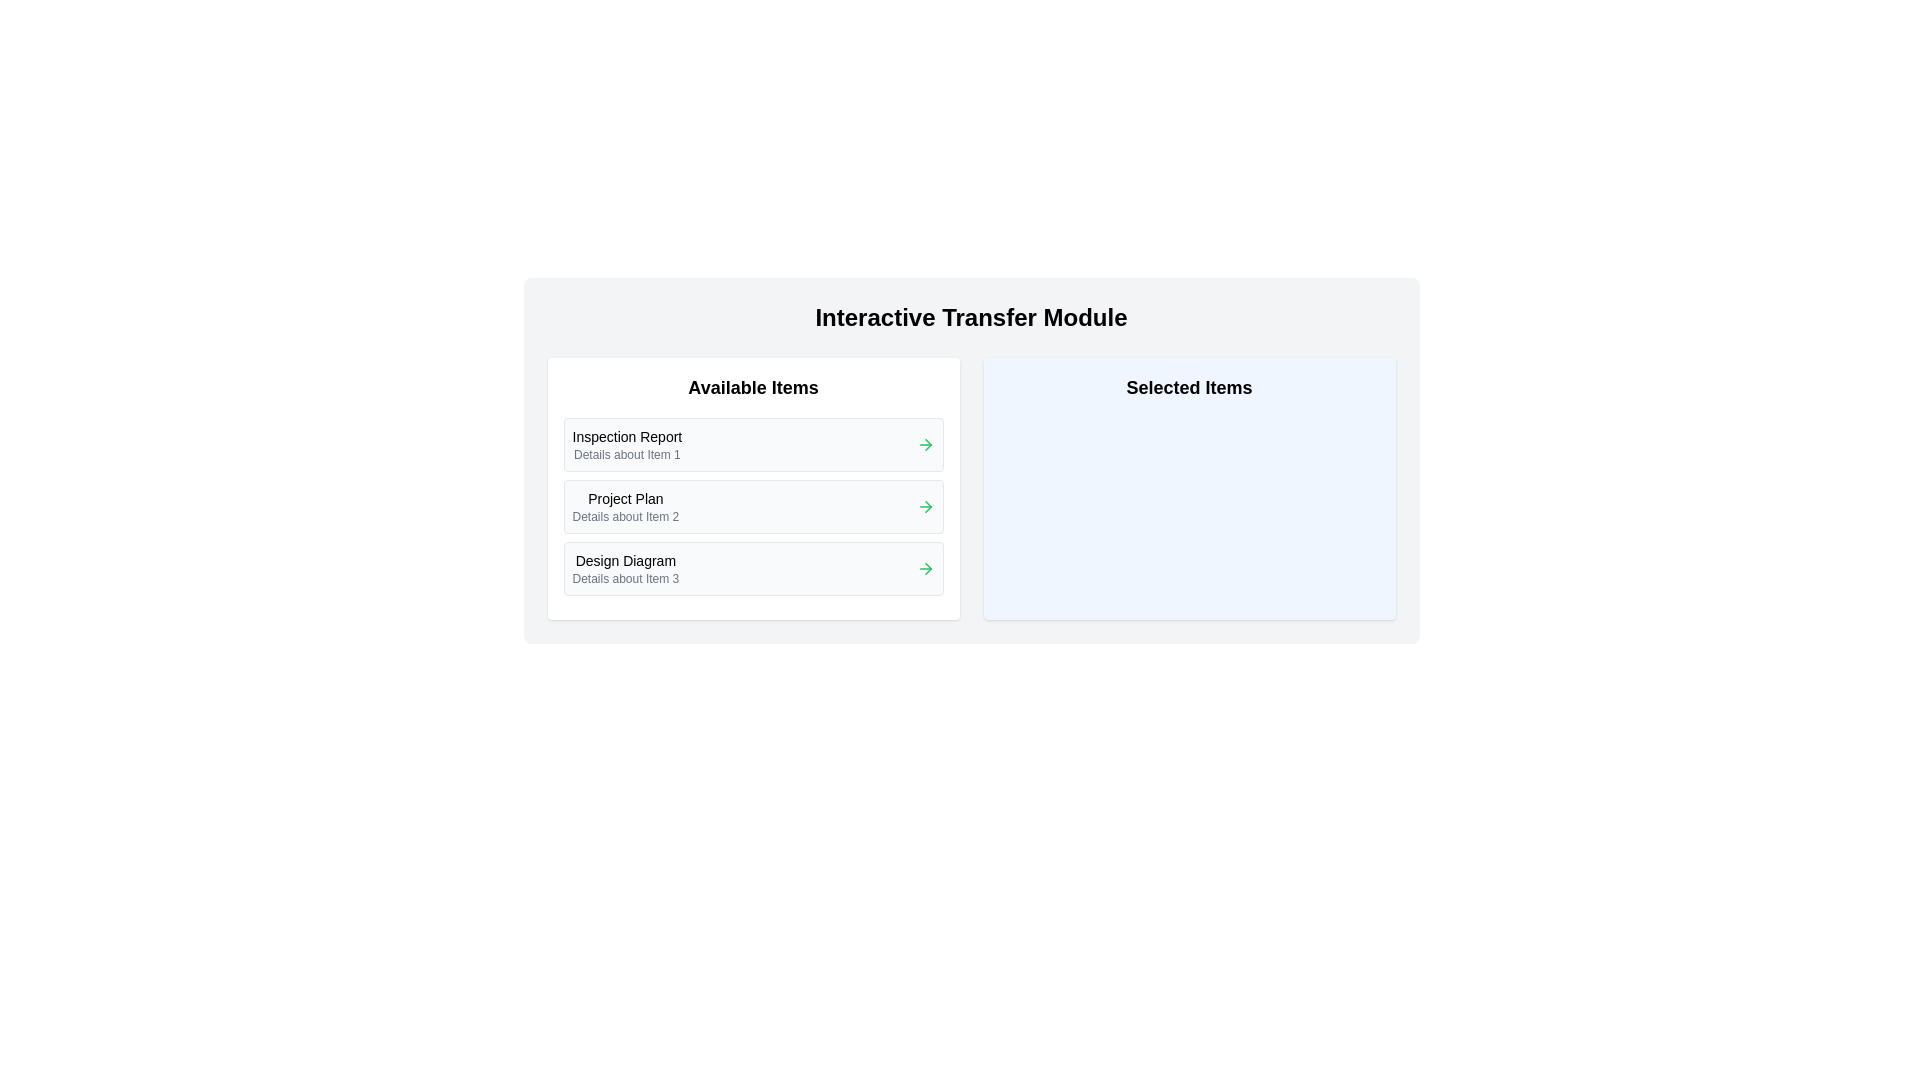  Describe the element at coordinates (624, 569) in the screenshot. I see `the text element labeled 'Design Diagram' which describes details about Item 3` at that location.